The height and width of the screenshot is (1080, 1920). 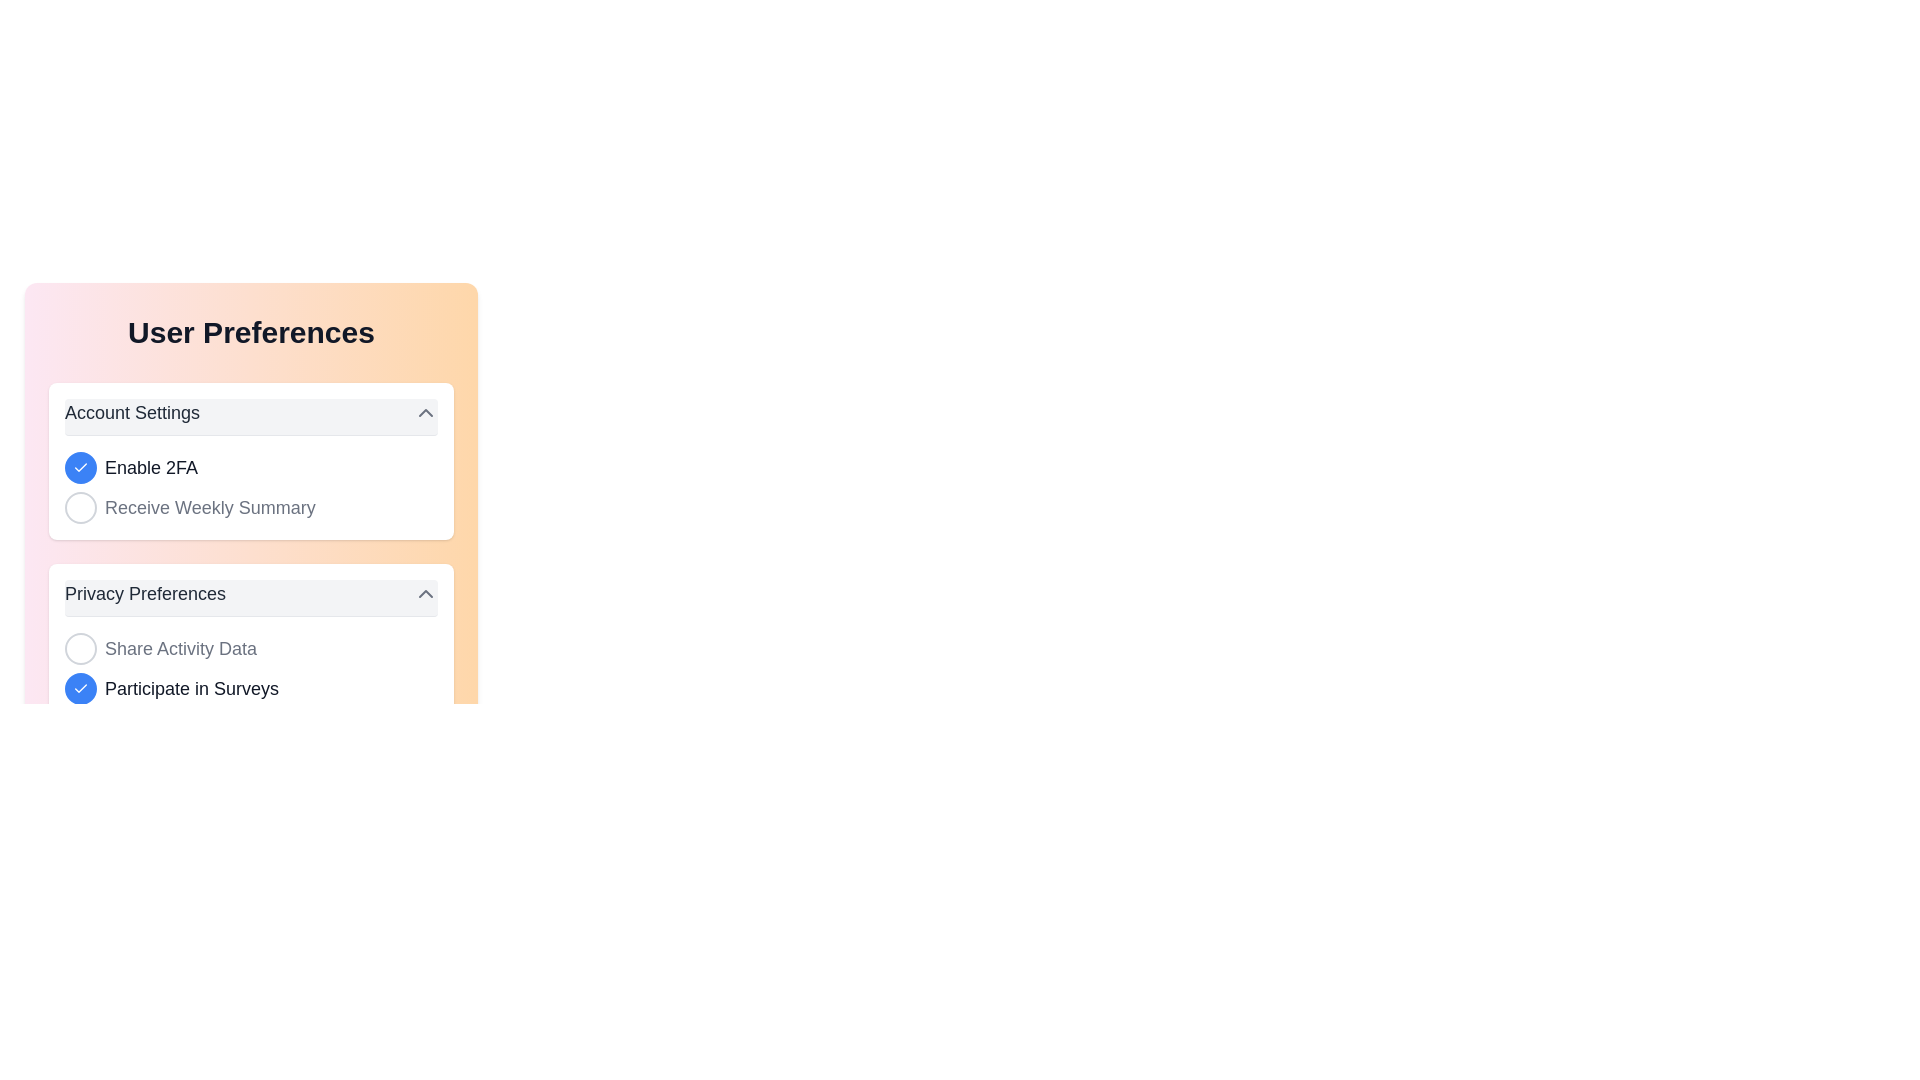 I want to click on the text label that displays 'Participate in Surveys', which is styled in medium font weight and dark gray color, located in the 'Privacy Preferences' section next to a circular checkbox, so click(x=192, y=688).